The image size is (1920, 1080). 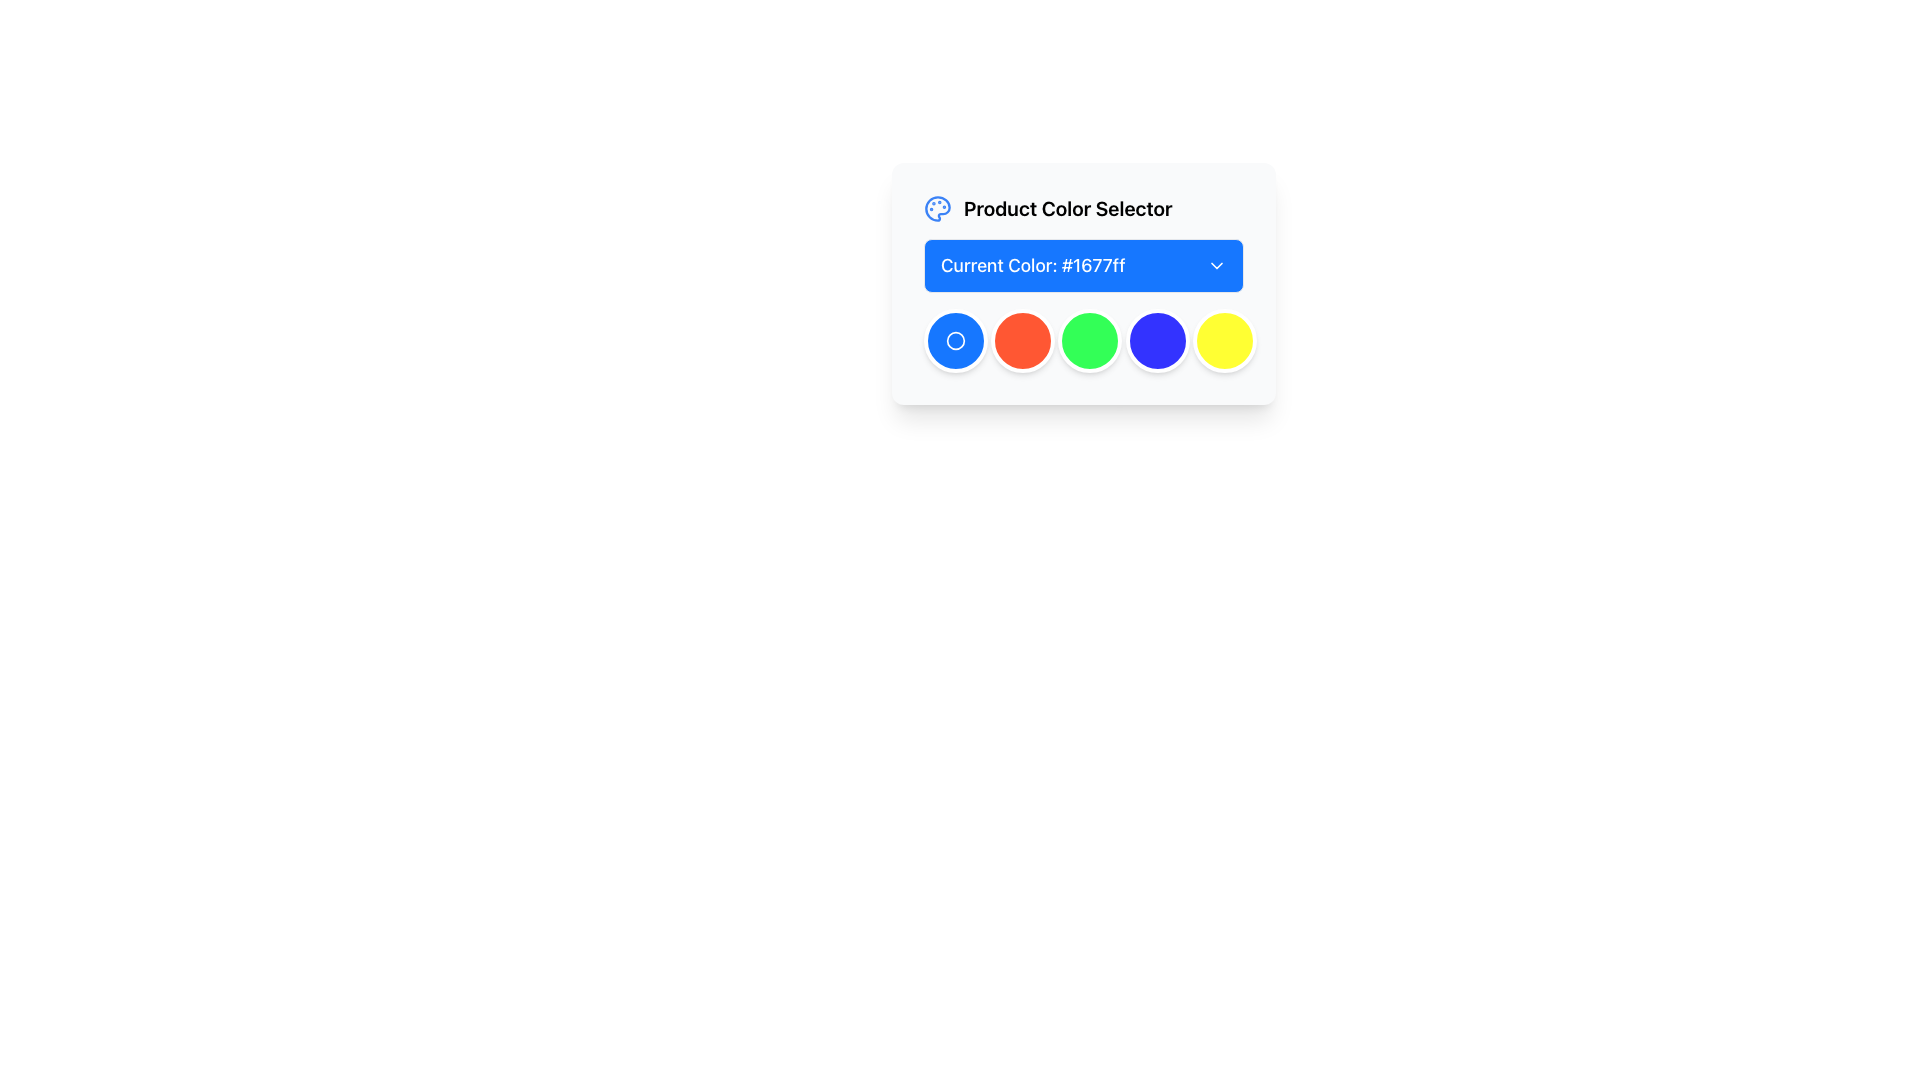 I want to click on the color palette icon in the 'Product Color Selector' interface, which features a circular outline with four smaller circles inside, so click(x=936, y=208).